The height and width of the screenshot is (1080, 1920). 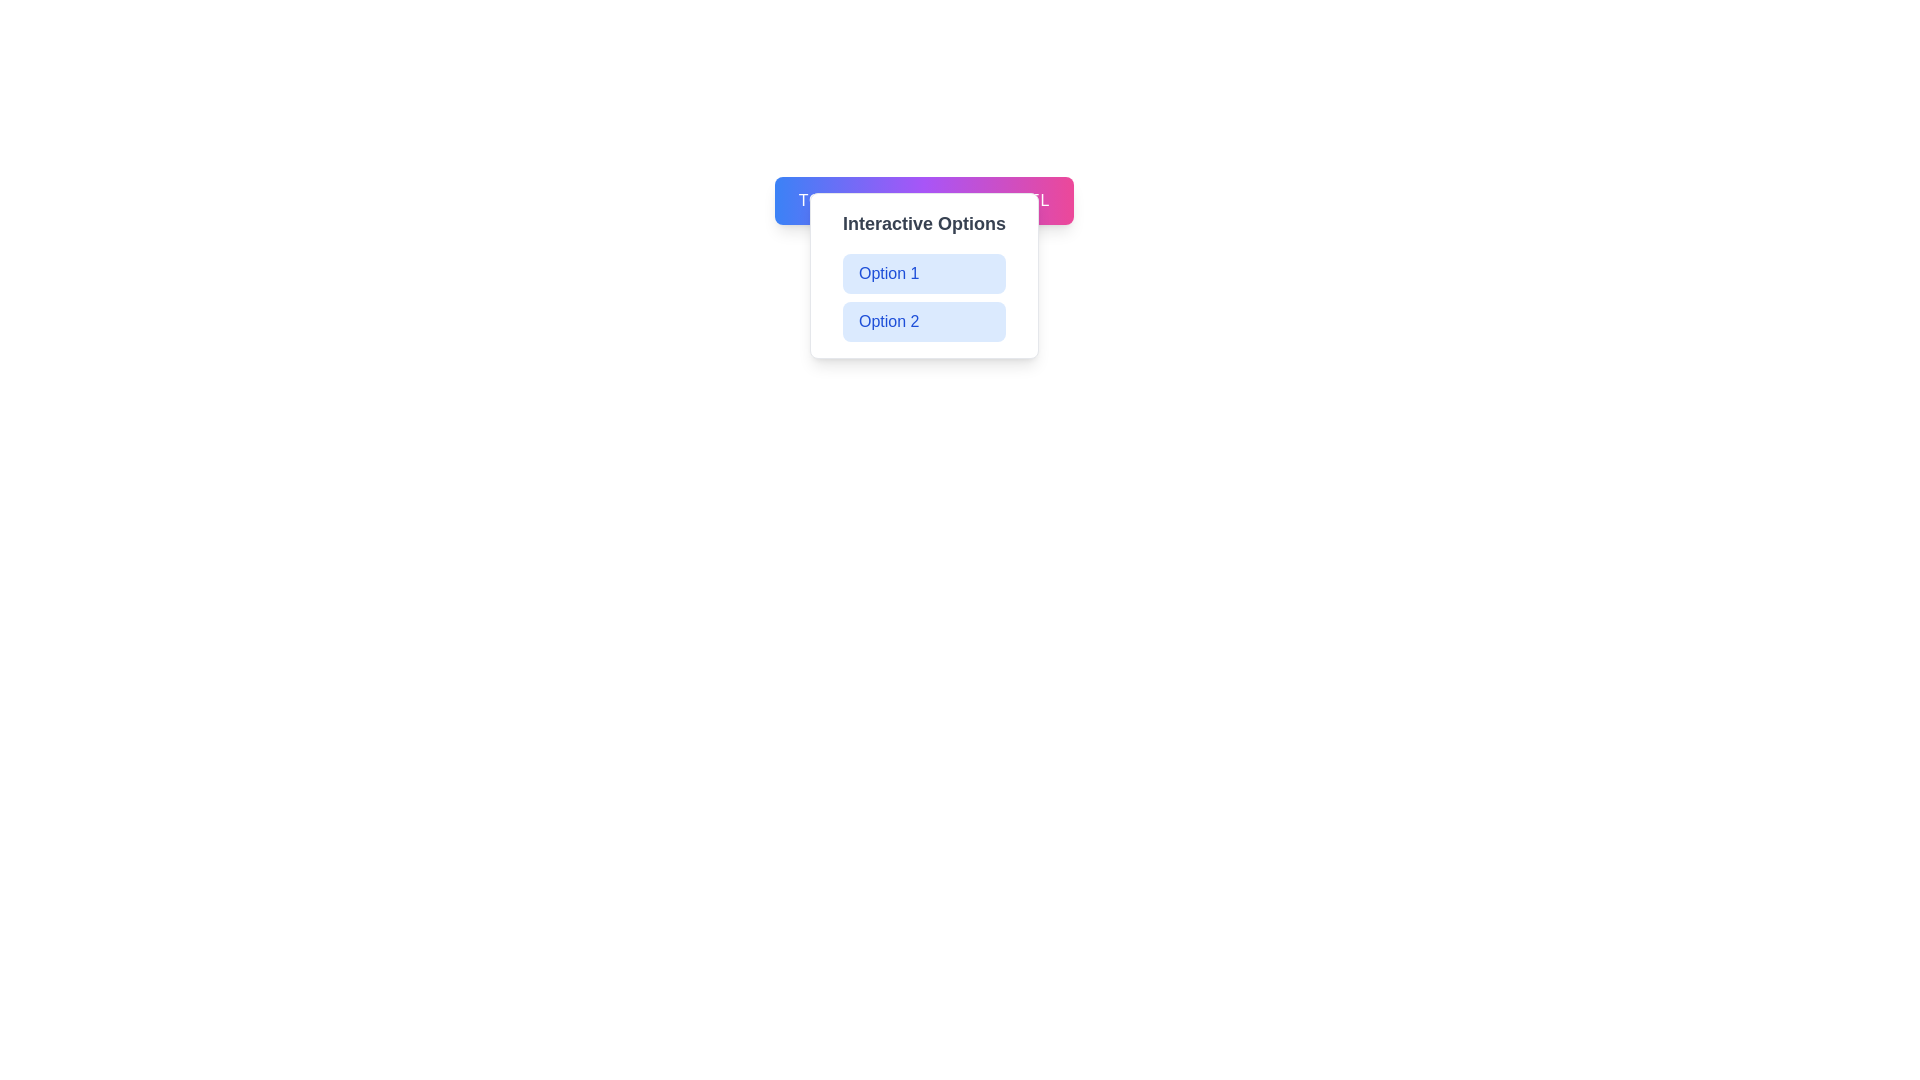 What do you see at coordinates (923, 223) in the screenshot?
I see `the text label displaying 'Interactive Options', which is styled in bold and dark gray, located at the top of the dropdown menu` at bounding box center [923, 223].